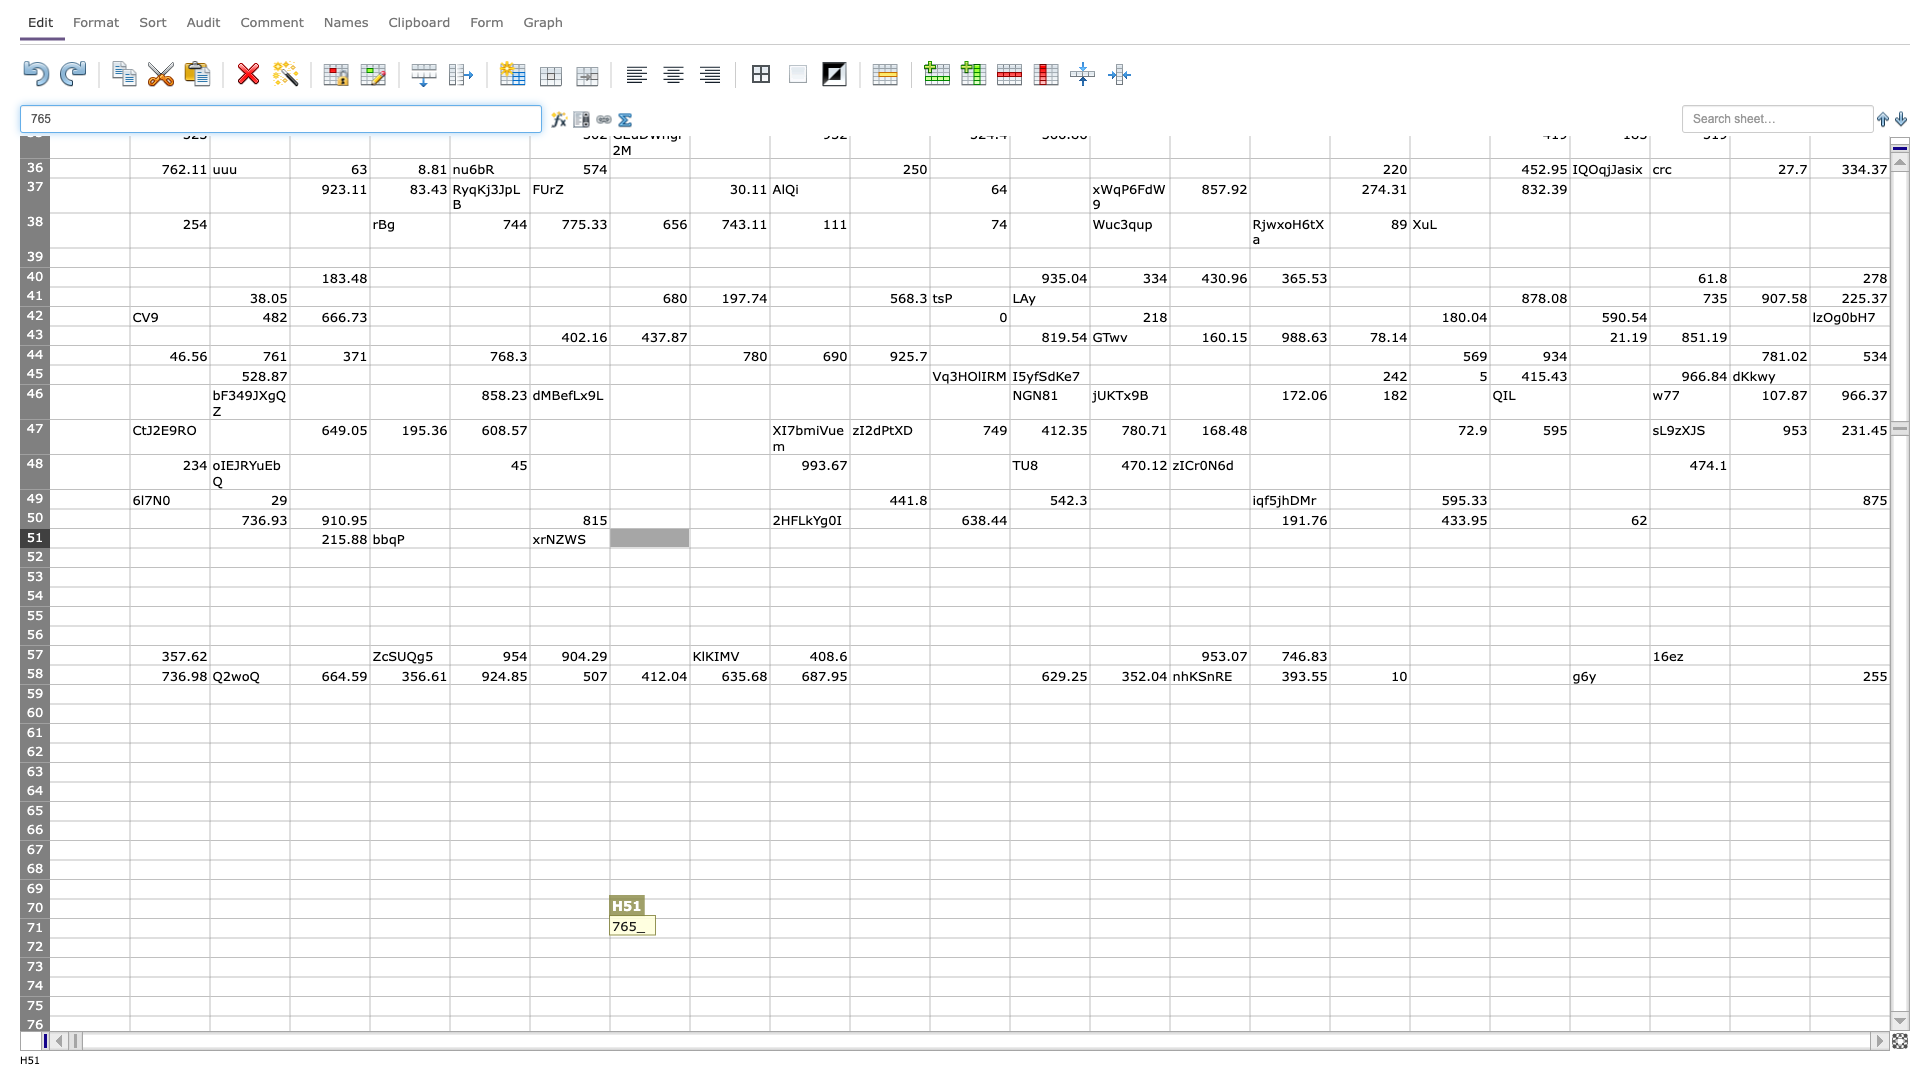  I want to click on bottom right corner of I71, so click(768, 937).